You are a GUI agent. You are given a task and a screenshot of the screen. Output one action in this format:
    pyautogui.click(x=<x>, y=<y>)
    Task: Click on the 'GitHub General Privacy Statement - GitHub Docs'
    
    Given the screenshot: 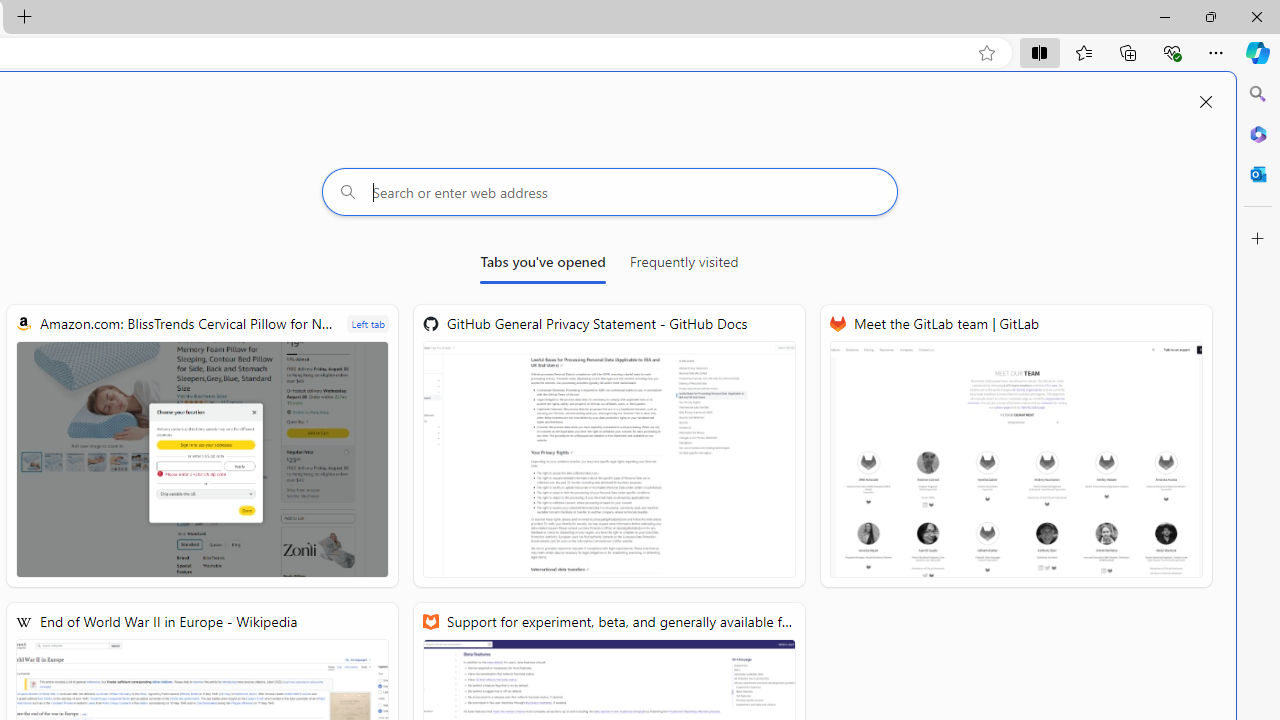 What is the action you would take?
    pyautogui.click(x=608, y=445)
    